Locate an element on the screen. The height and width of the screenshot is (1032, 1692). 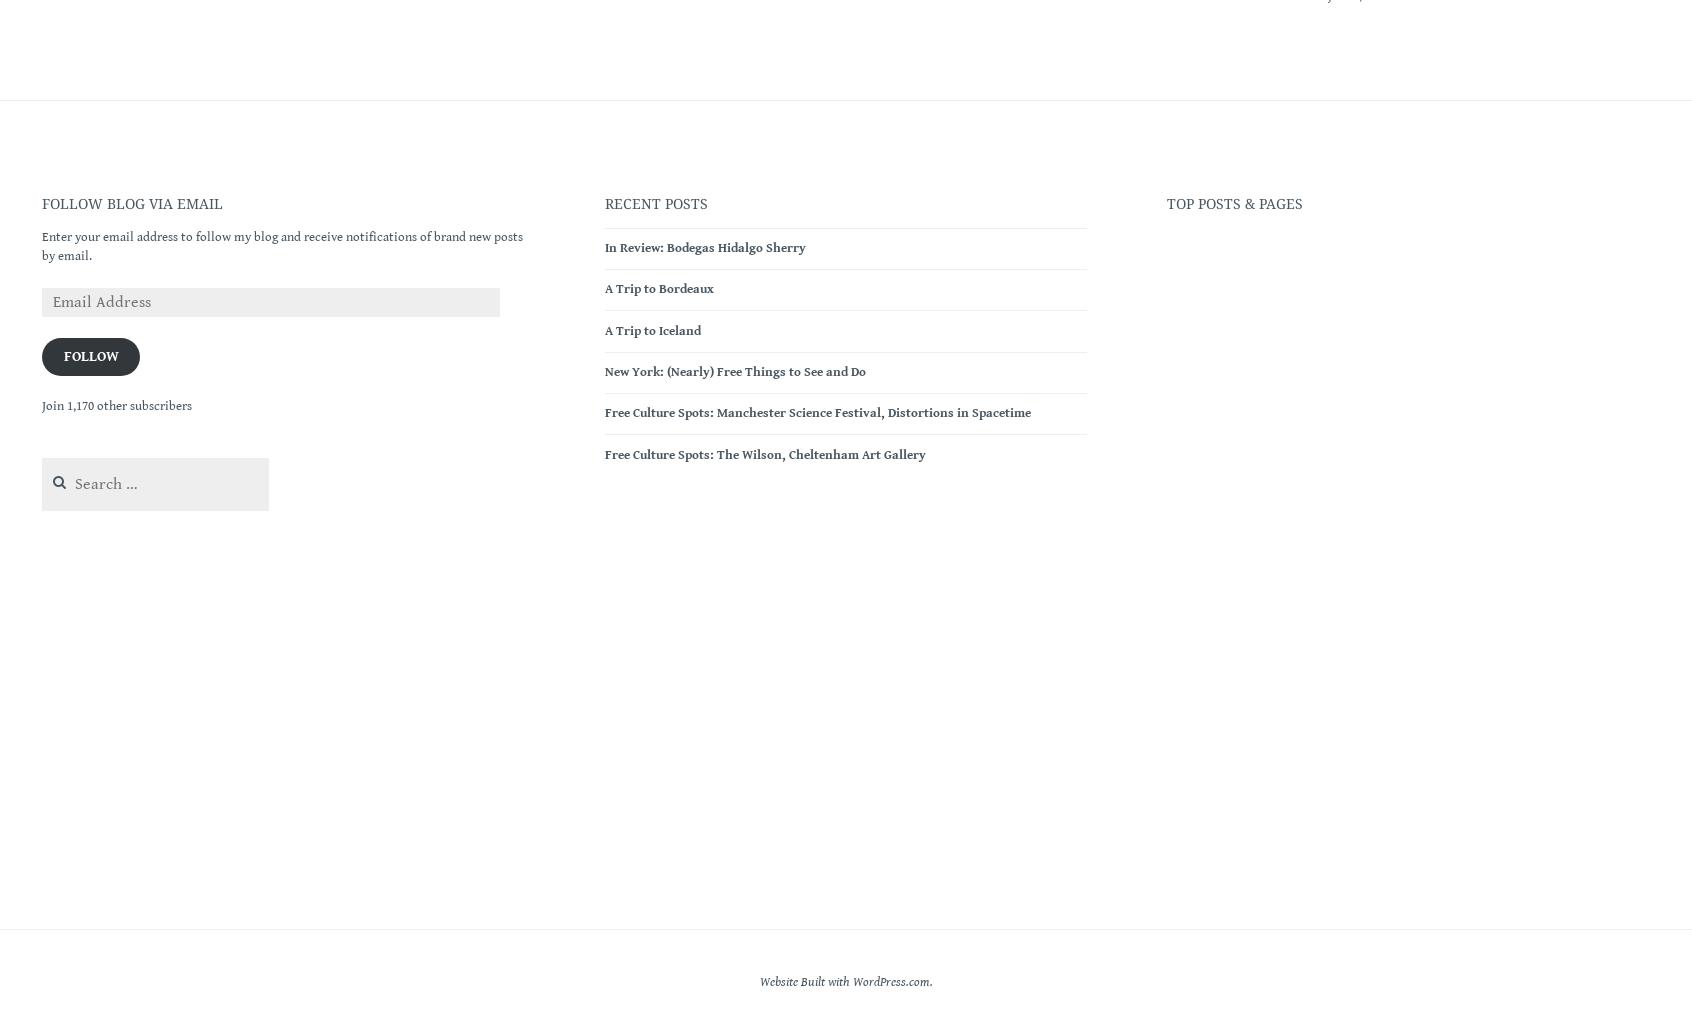
'Website Built with WordPress.com' is located at coordinates (843, 980).